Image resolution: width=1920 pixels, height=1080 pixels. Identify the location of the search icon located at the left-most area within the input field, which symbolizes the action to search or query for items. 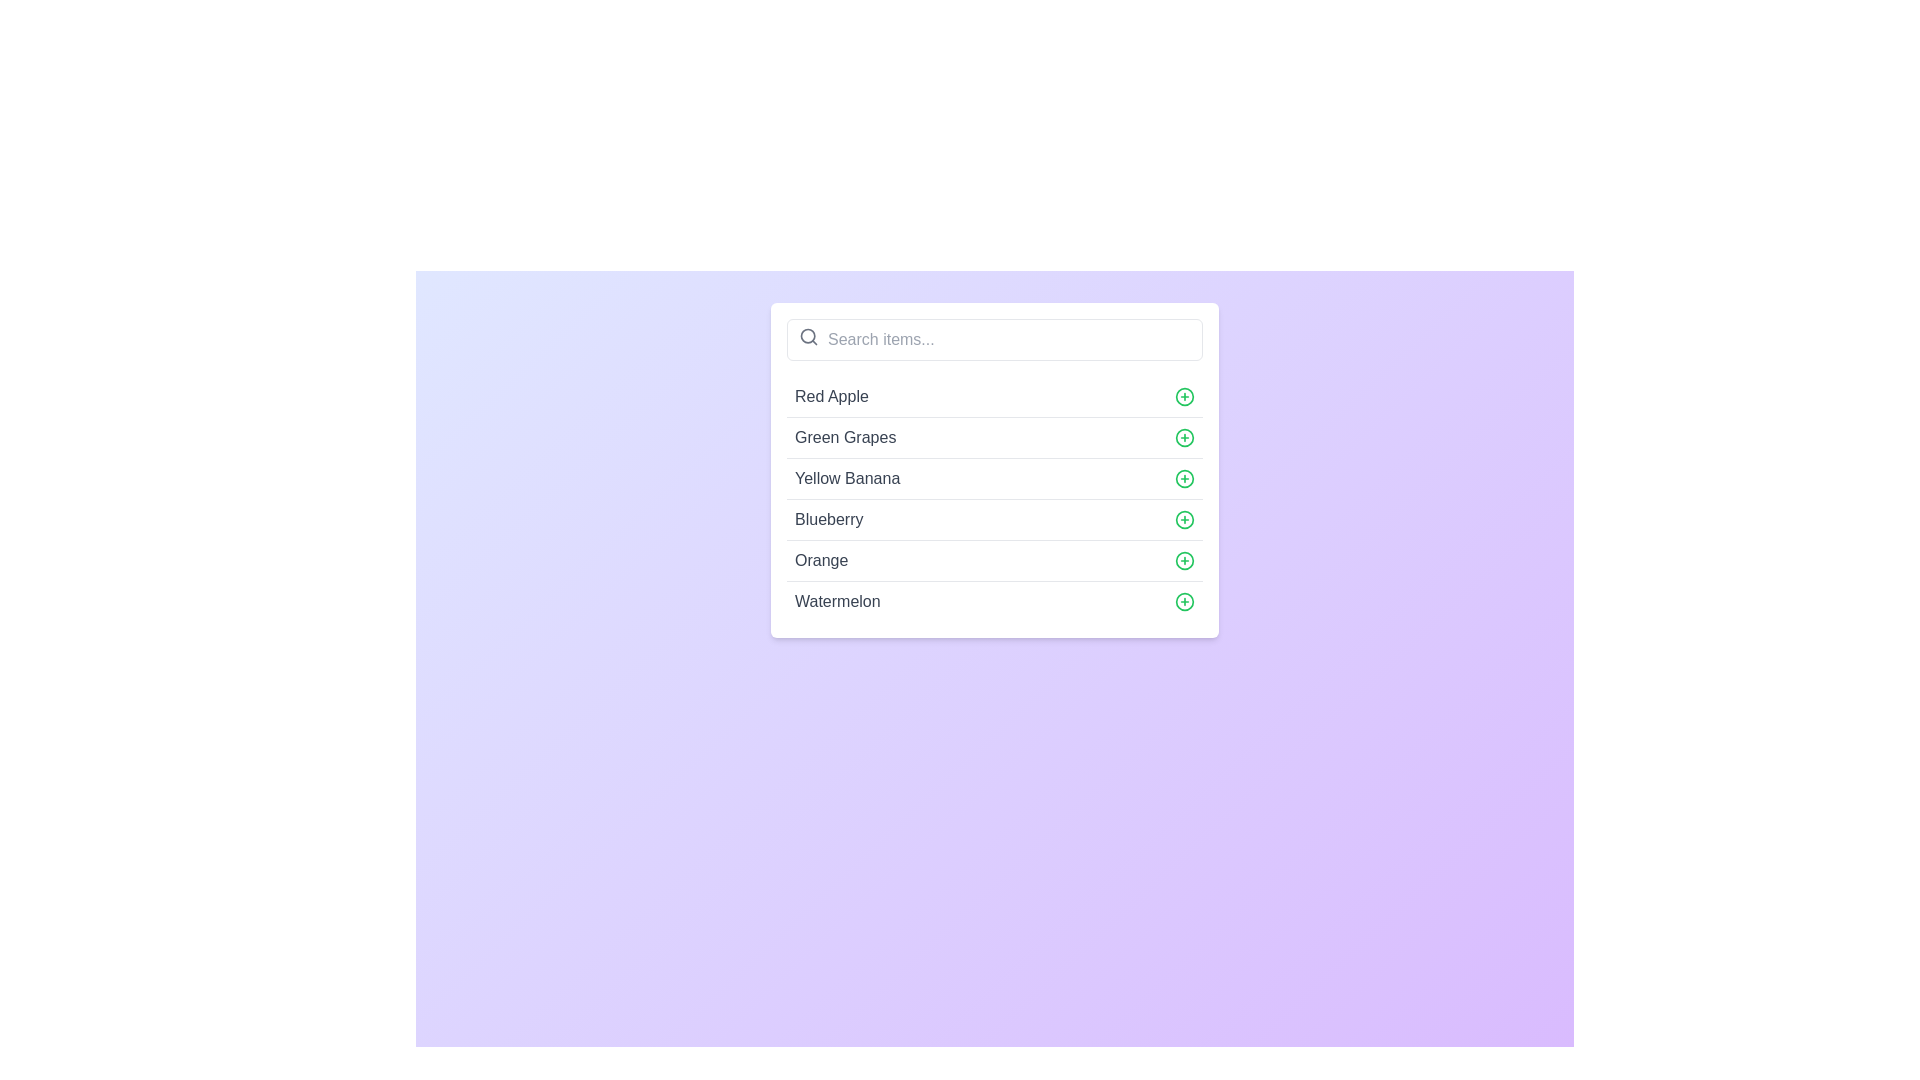
(809, 335).